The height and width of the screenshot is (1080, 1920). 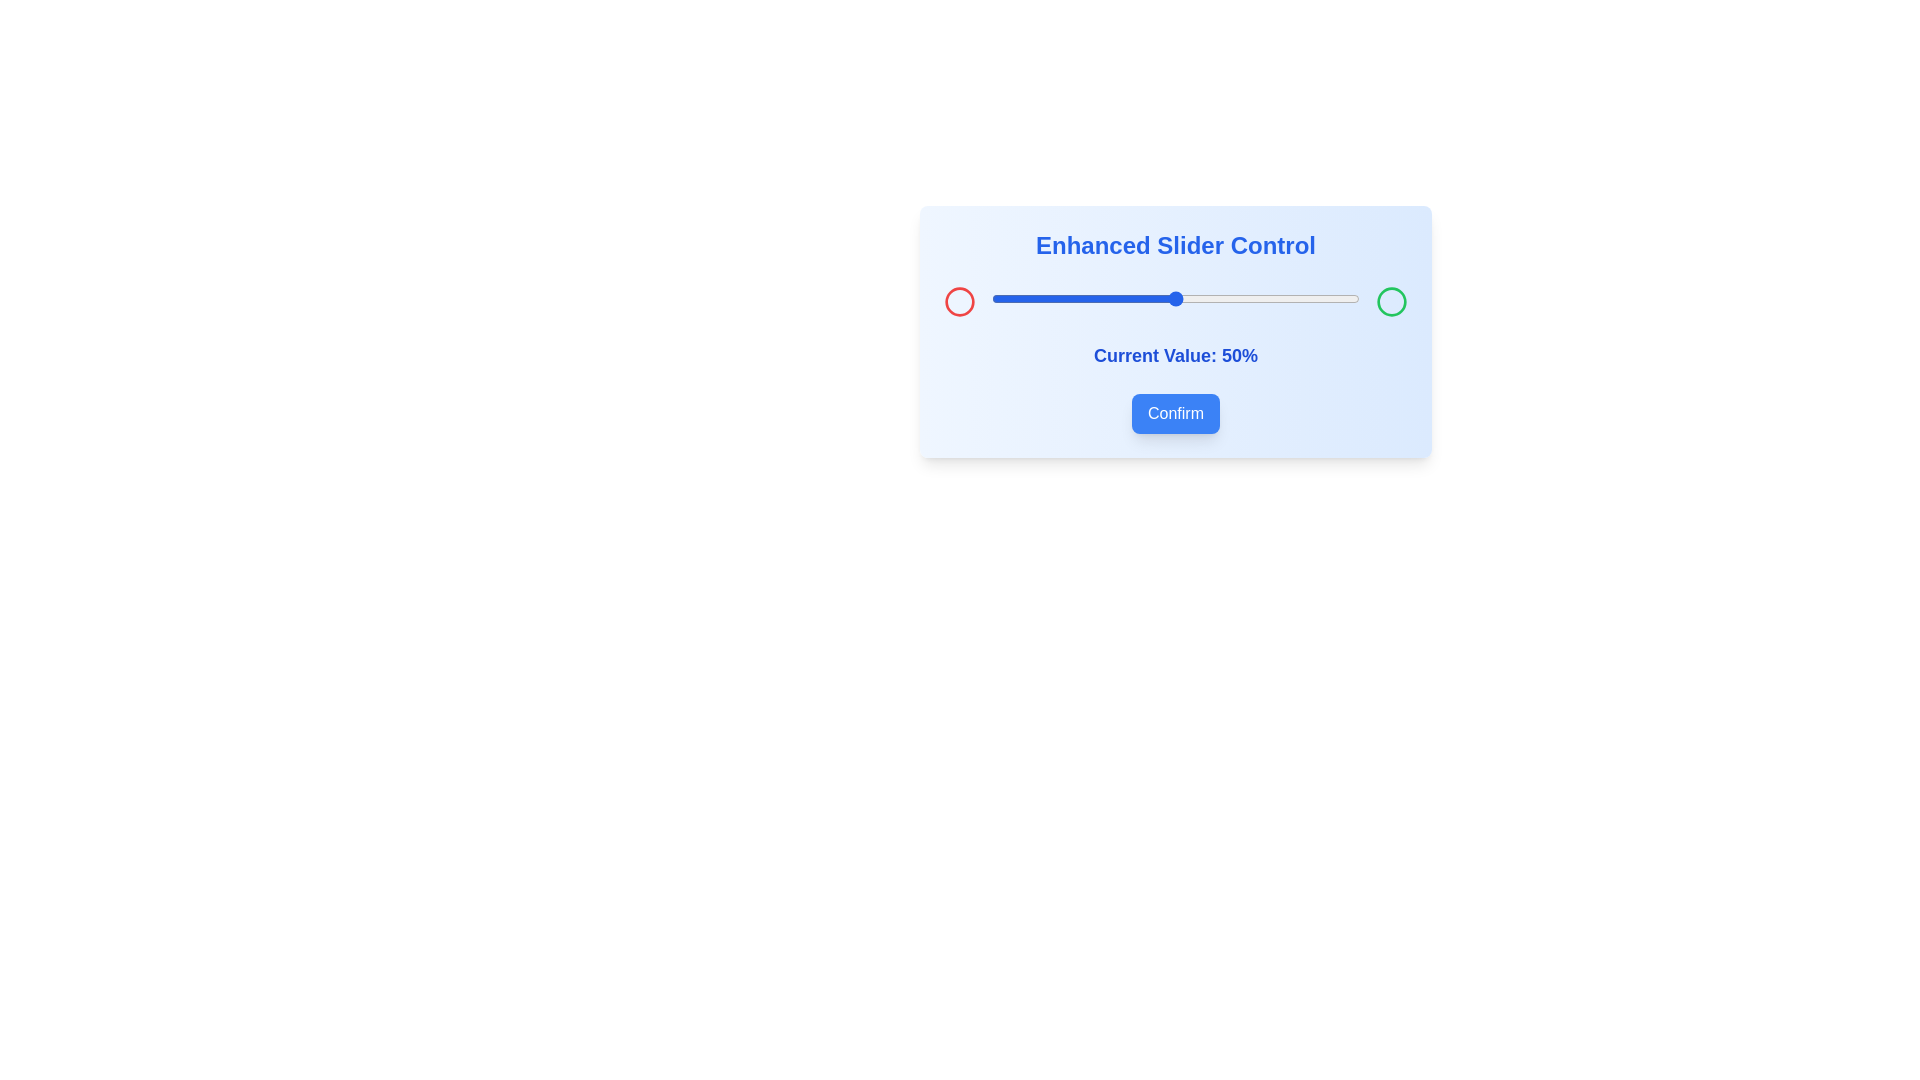 What do you see at coordinates (1315, 299) in the screenshot?
I see `the slider` at bounding box center [1315, 299].